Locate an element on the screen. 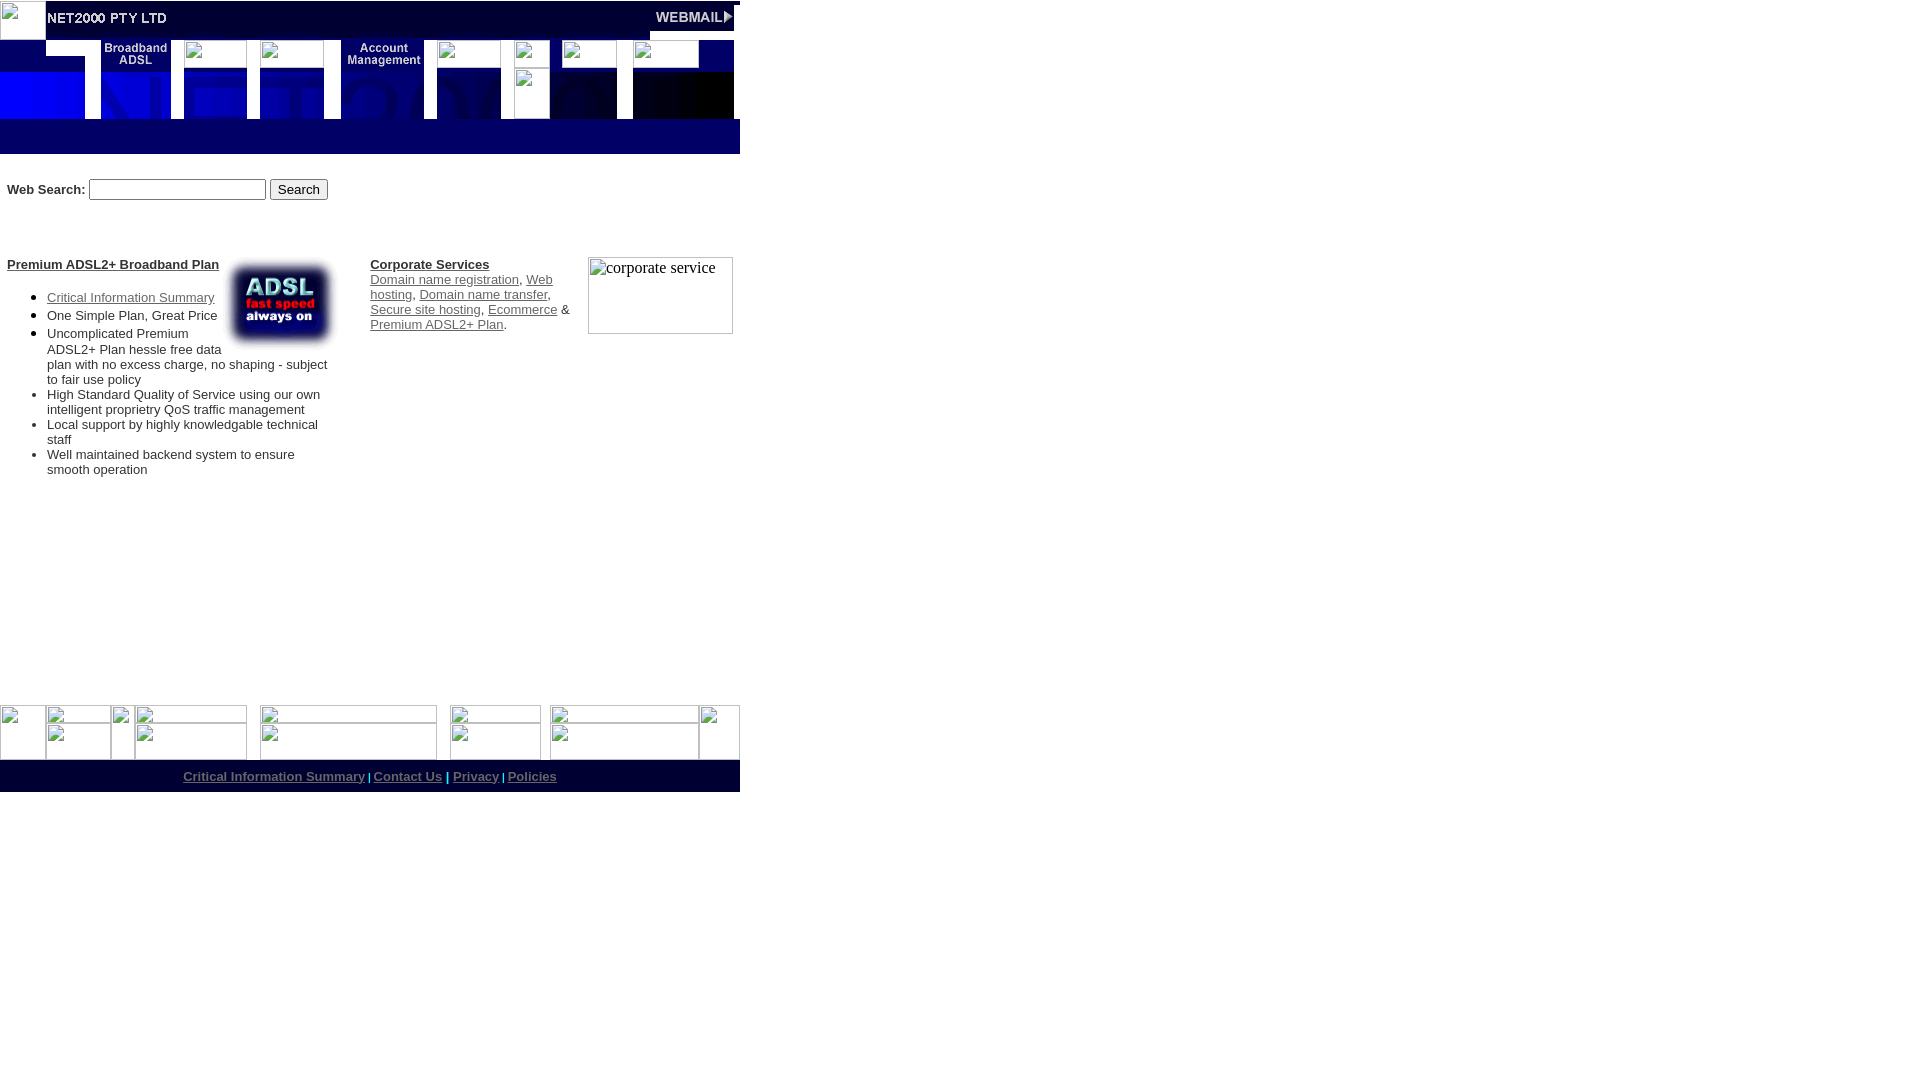  'Domain name registration' is located at coordinates (443, 279).